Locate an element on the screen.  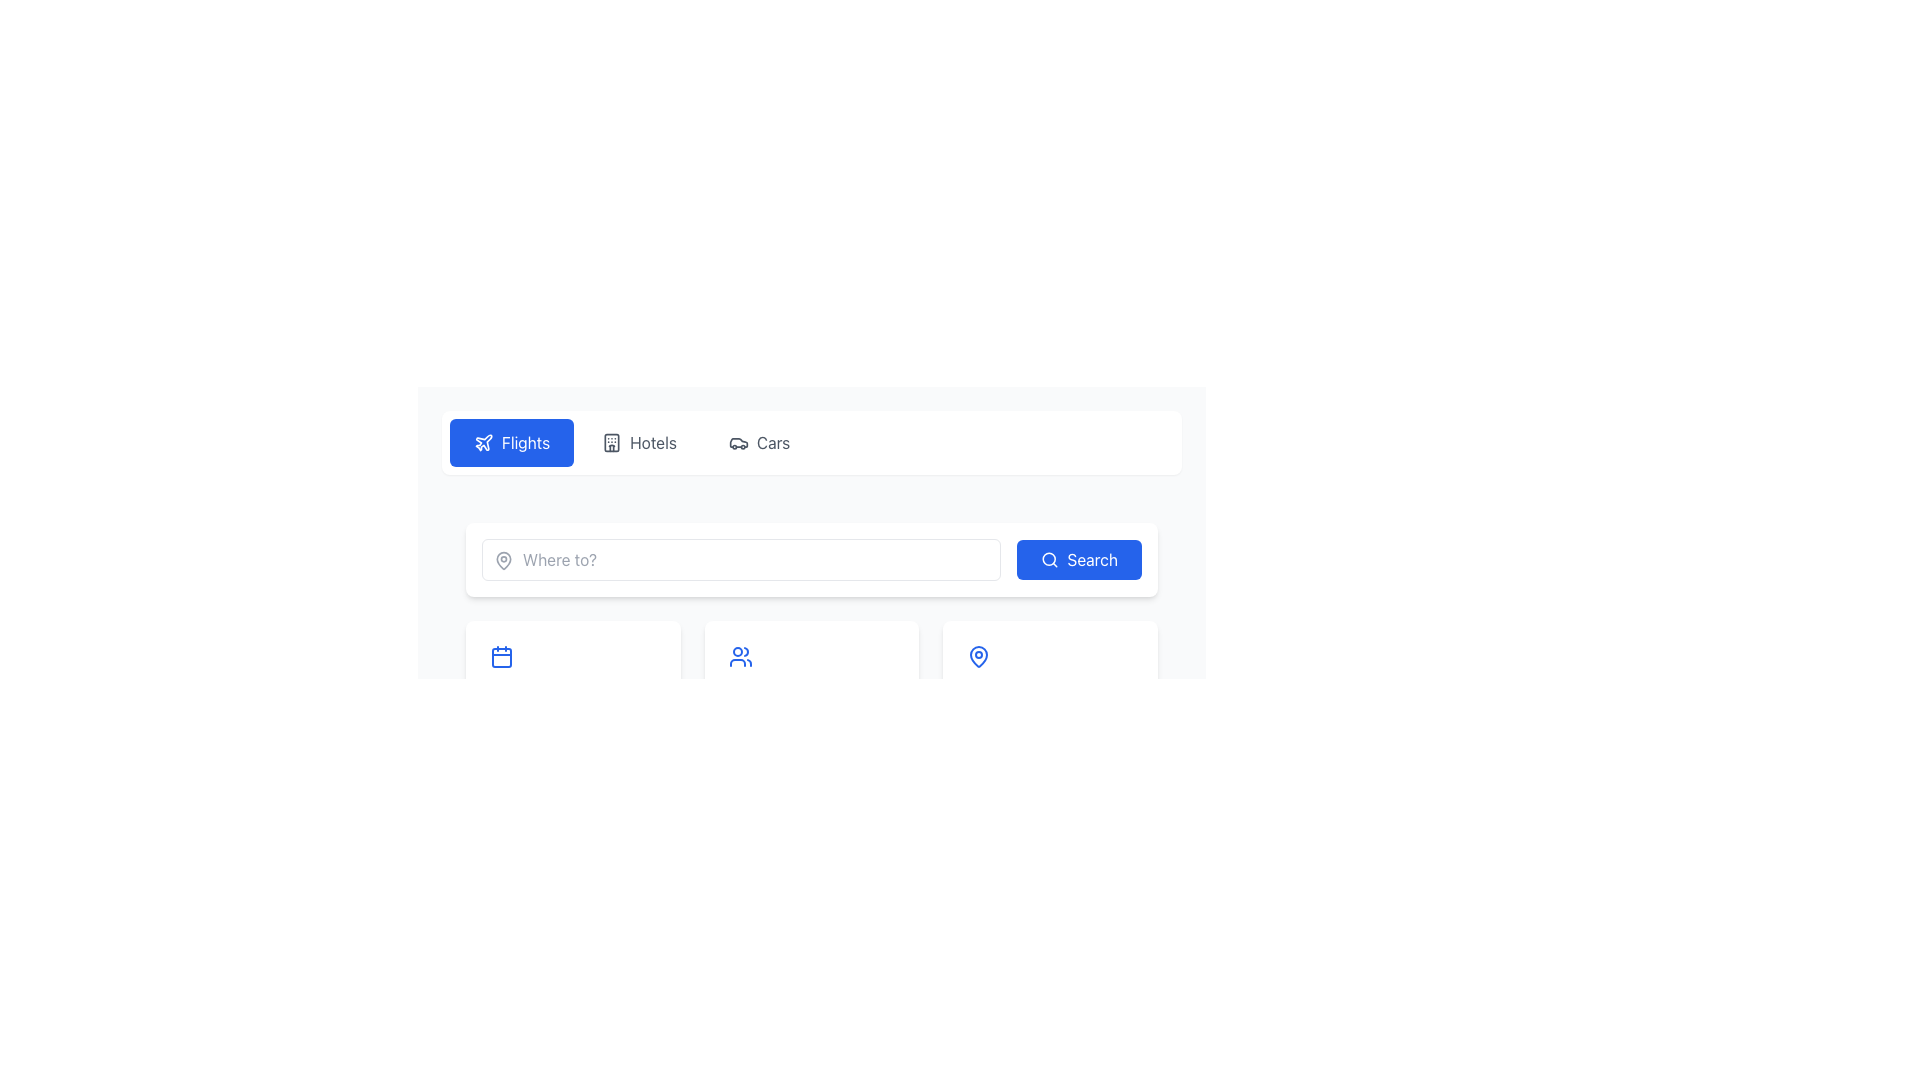
the small car icon located to the left of the text 'Cars' in the third option of the top navigation bar is located at coordinates (737, 442).